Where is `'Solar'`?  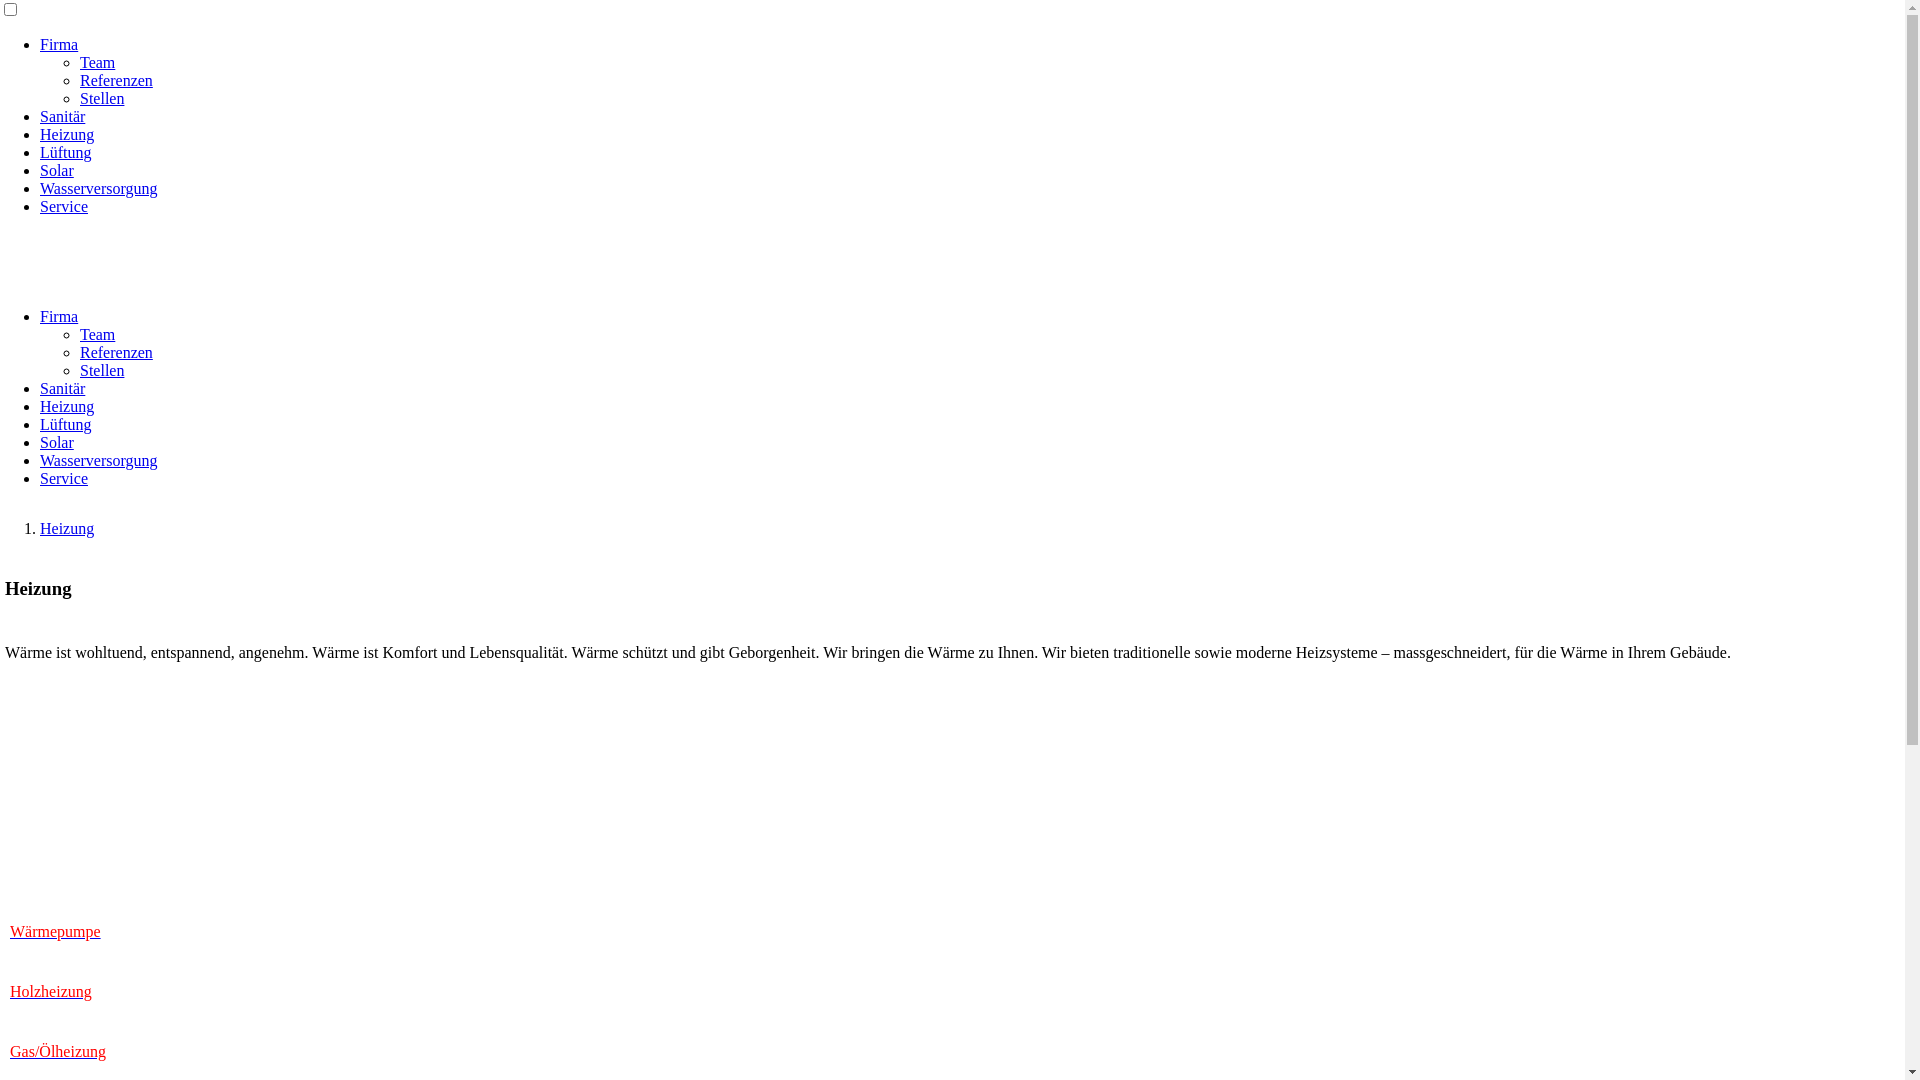 'Solar' is located at coordinates (39, 169).